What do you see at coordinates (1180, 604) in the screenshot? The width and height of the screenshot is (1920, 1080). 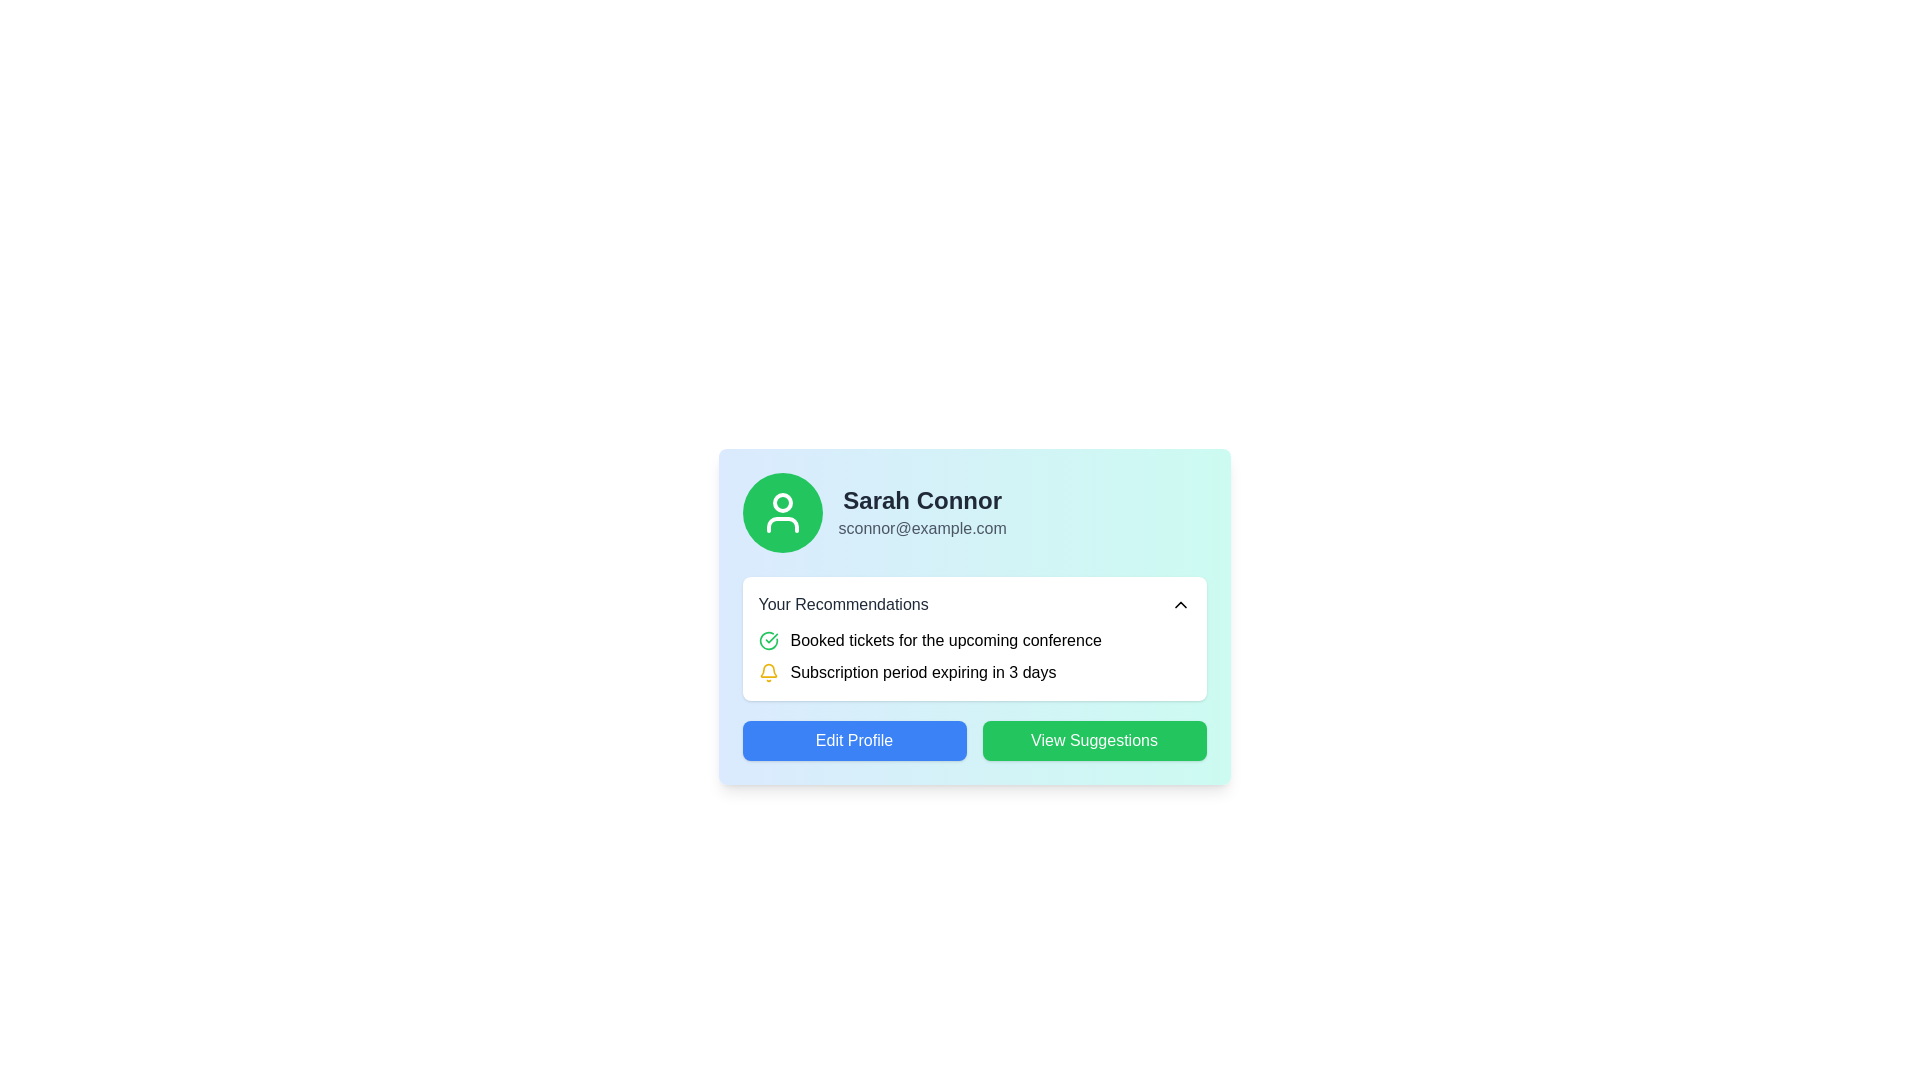 I see `the upward arrow button located near the right edge of the 'Your Recommendations' box` at bounding box center [1180, 604].